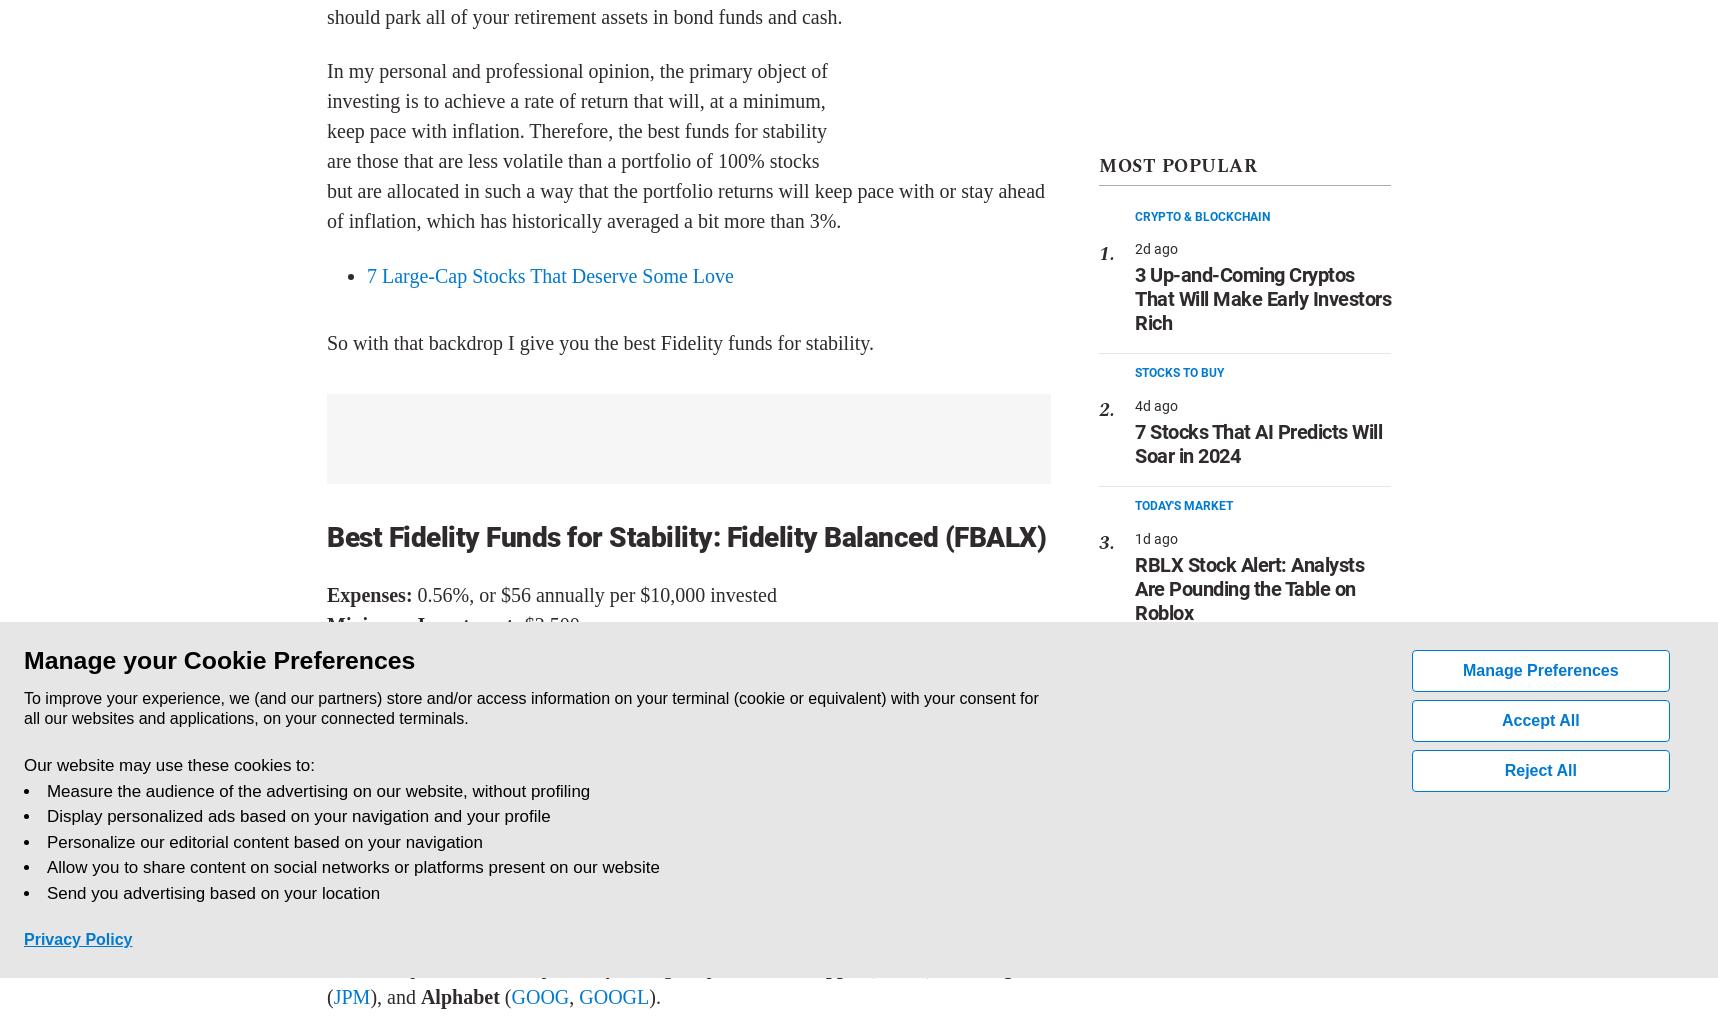 The width and height of the screenshot is (1718, 1022). Describe the element at coordinates (1257, 442) in the screenshot. I see `'7 Stocks That AI Predicts Will Soar in 2024'` at that location.